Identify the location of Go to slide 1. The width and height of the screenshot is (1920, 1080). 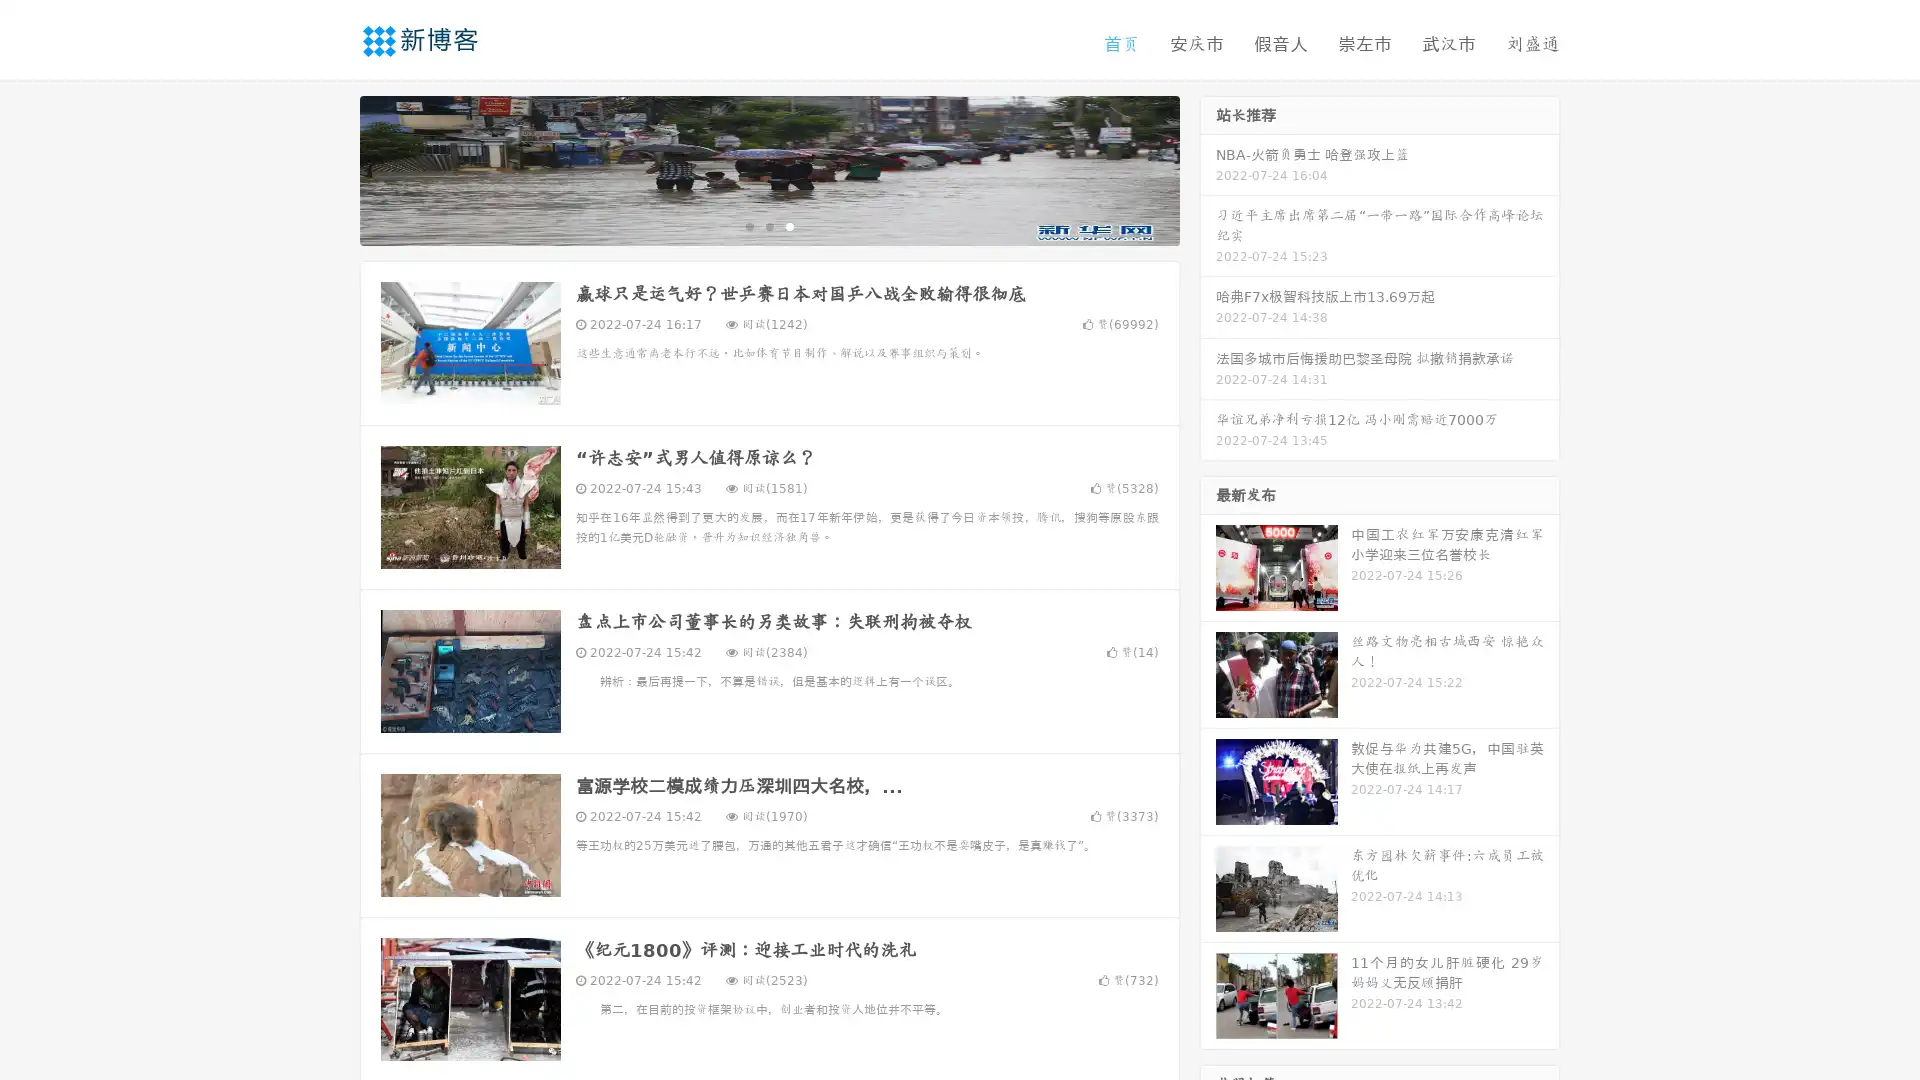
(748, 225).